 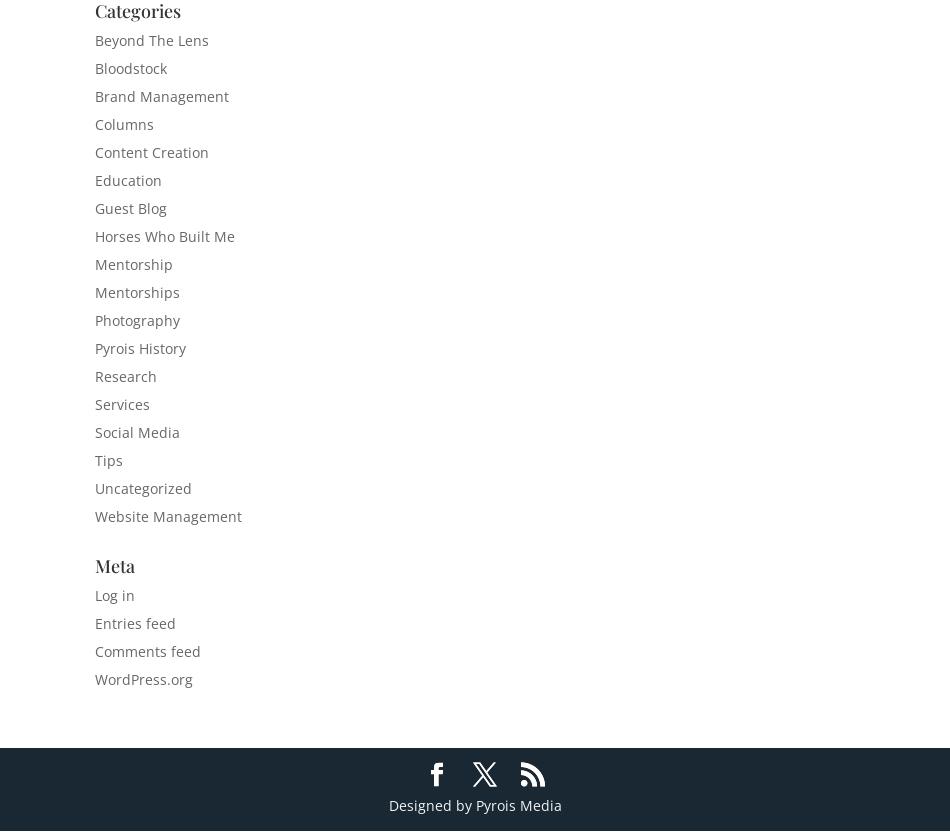 I want to click on 'Horses Who Built Me', so click(x=165, y=236).